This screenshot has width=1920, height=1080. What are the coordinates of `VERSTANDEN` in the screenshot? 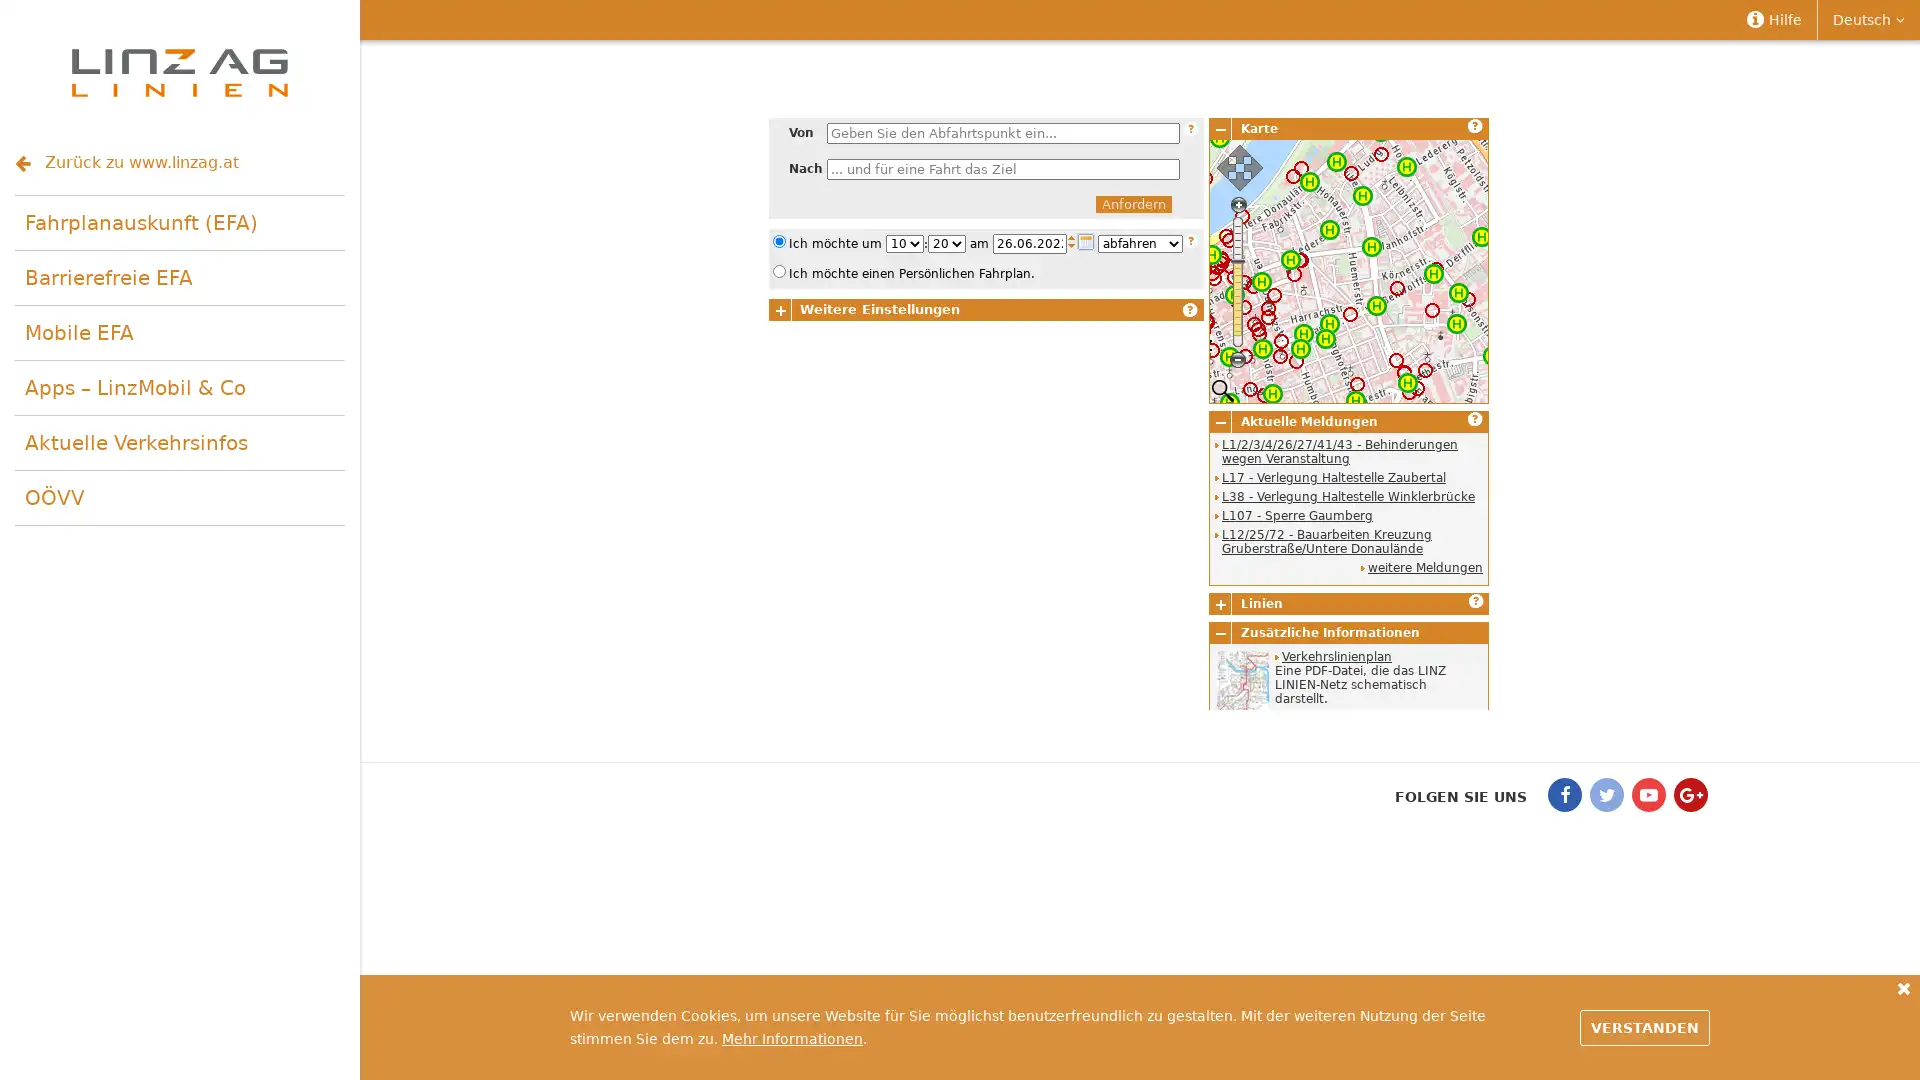 It's located at (1645, 1026).